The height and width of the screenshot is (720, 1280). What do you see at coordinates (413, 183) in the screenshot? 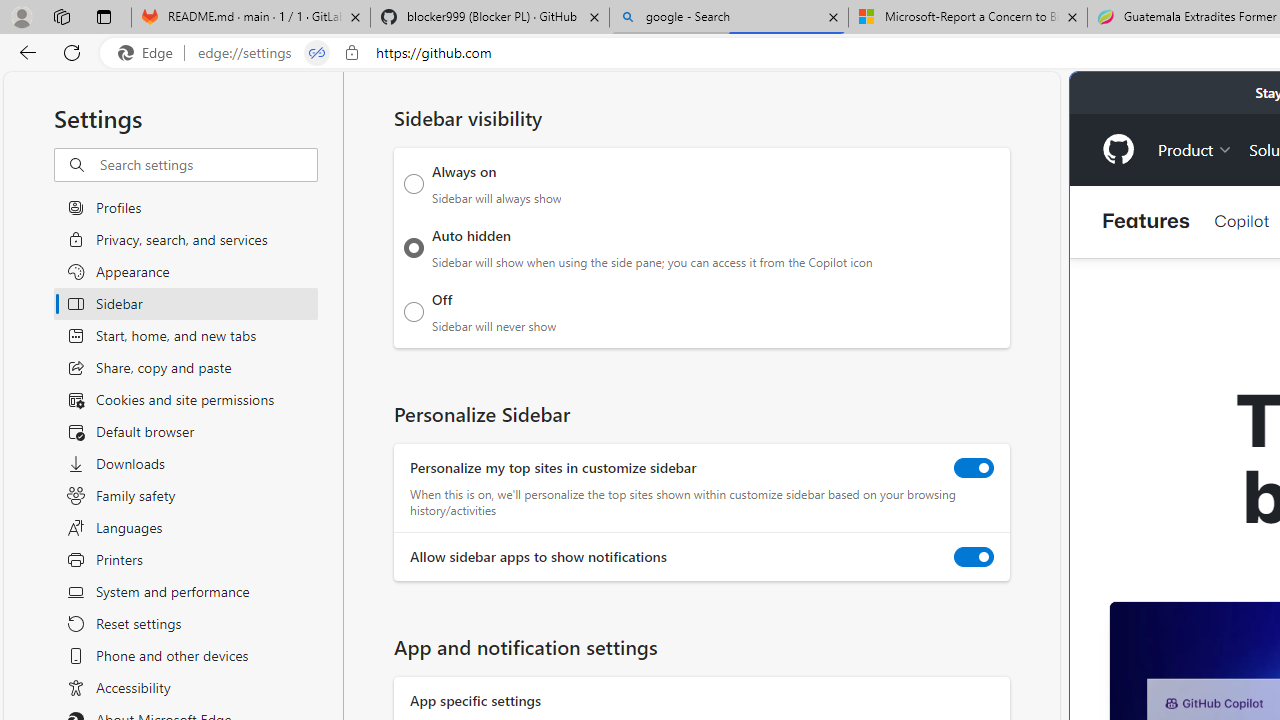
I see `'Always on Sidebar will always show'` at bounding box center [413, 183].